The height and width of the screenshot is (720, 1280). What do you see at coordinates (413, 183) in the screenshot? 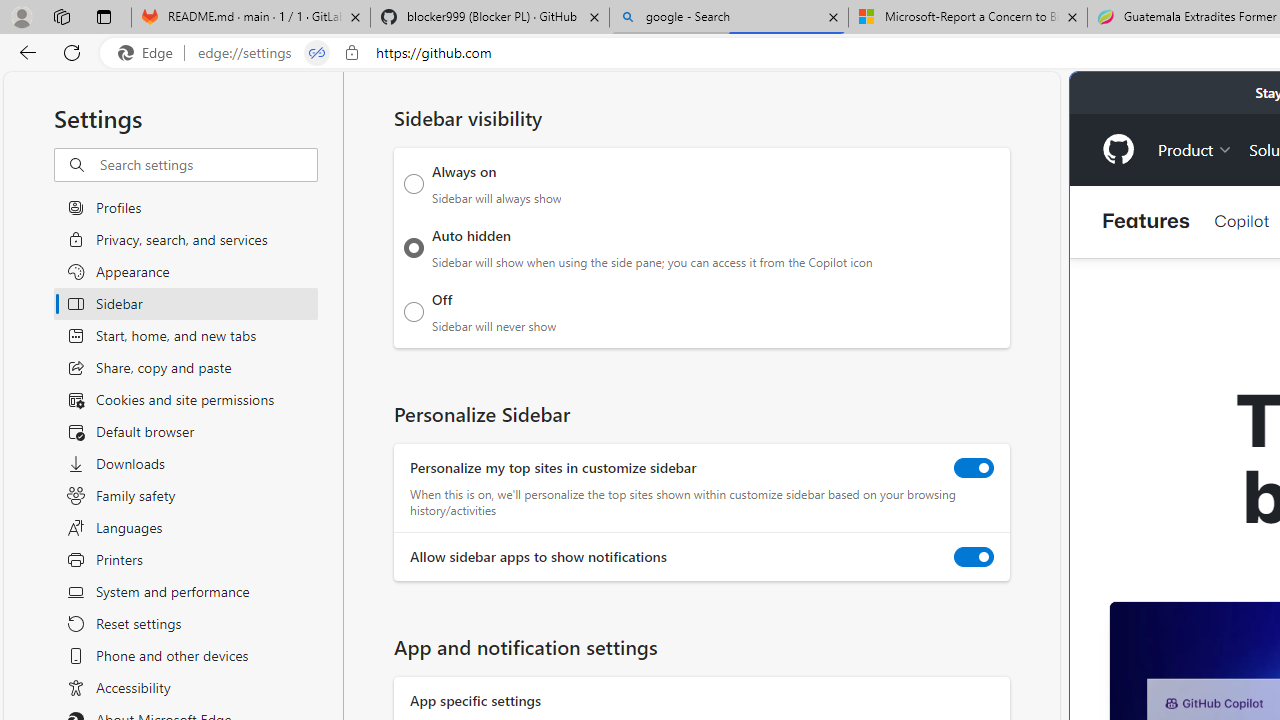
I see `'Always on Sidebar will always show'` at bounding box center [413, 183].